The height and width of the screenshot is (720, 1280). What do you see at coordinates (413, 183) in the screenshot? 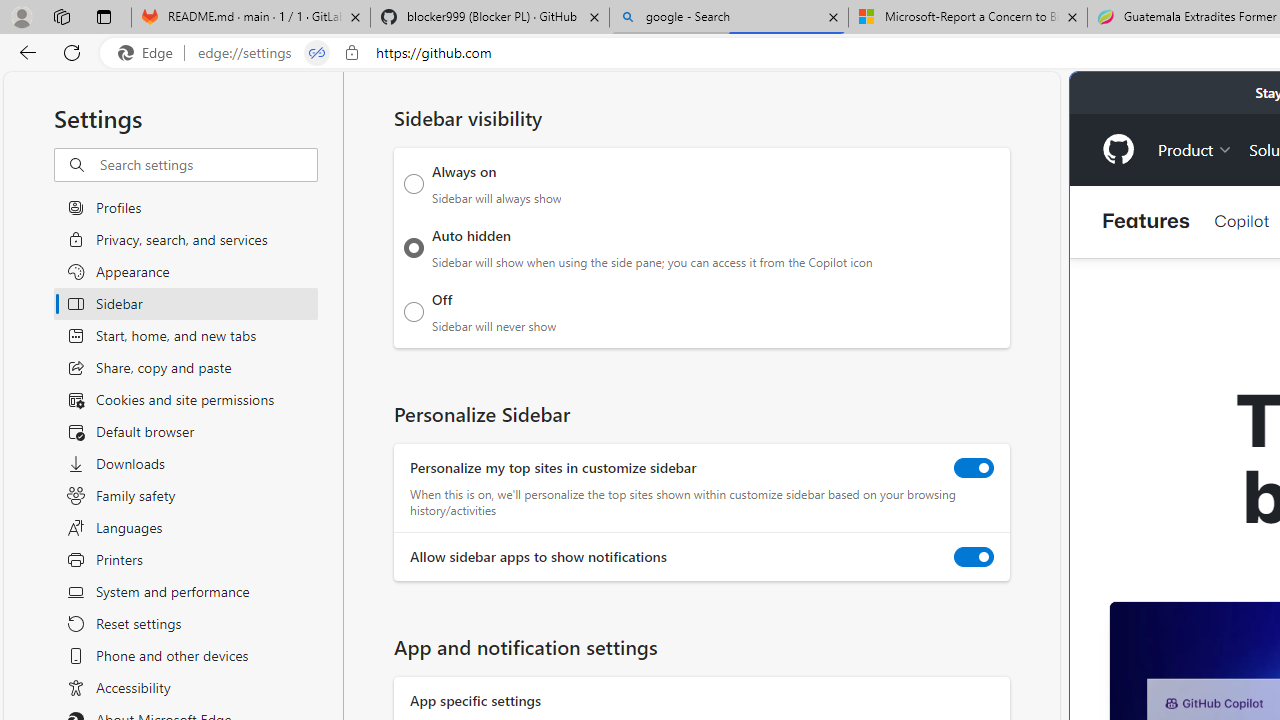
I see `'Always on Sidebar will always show'` at bounding box center [413, 183].